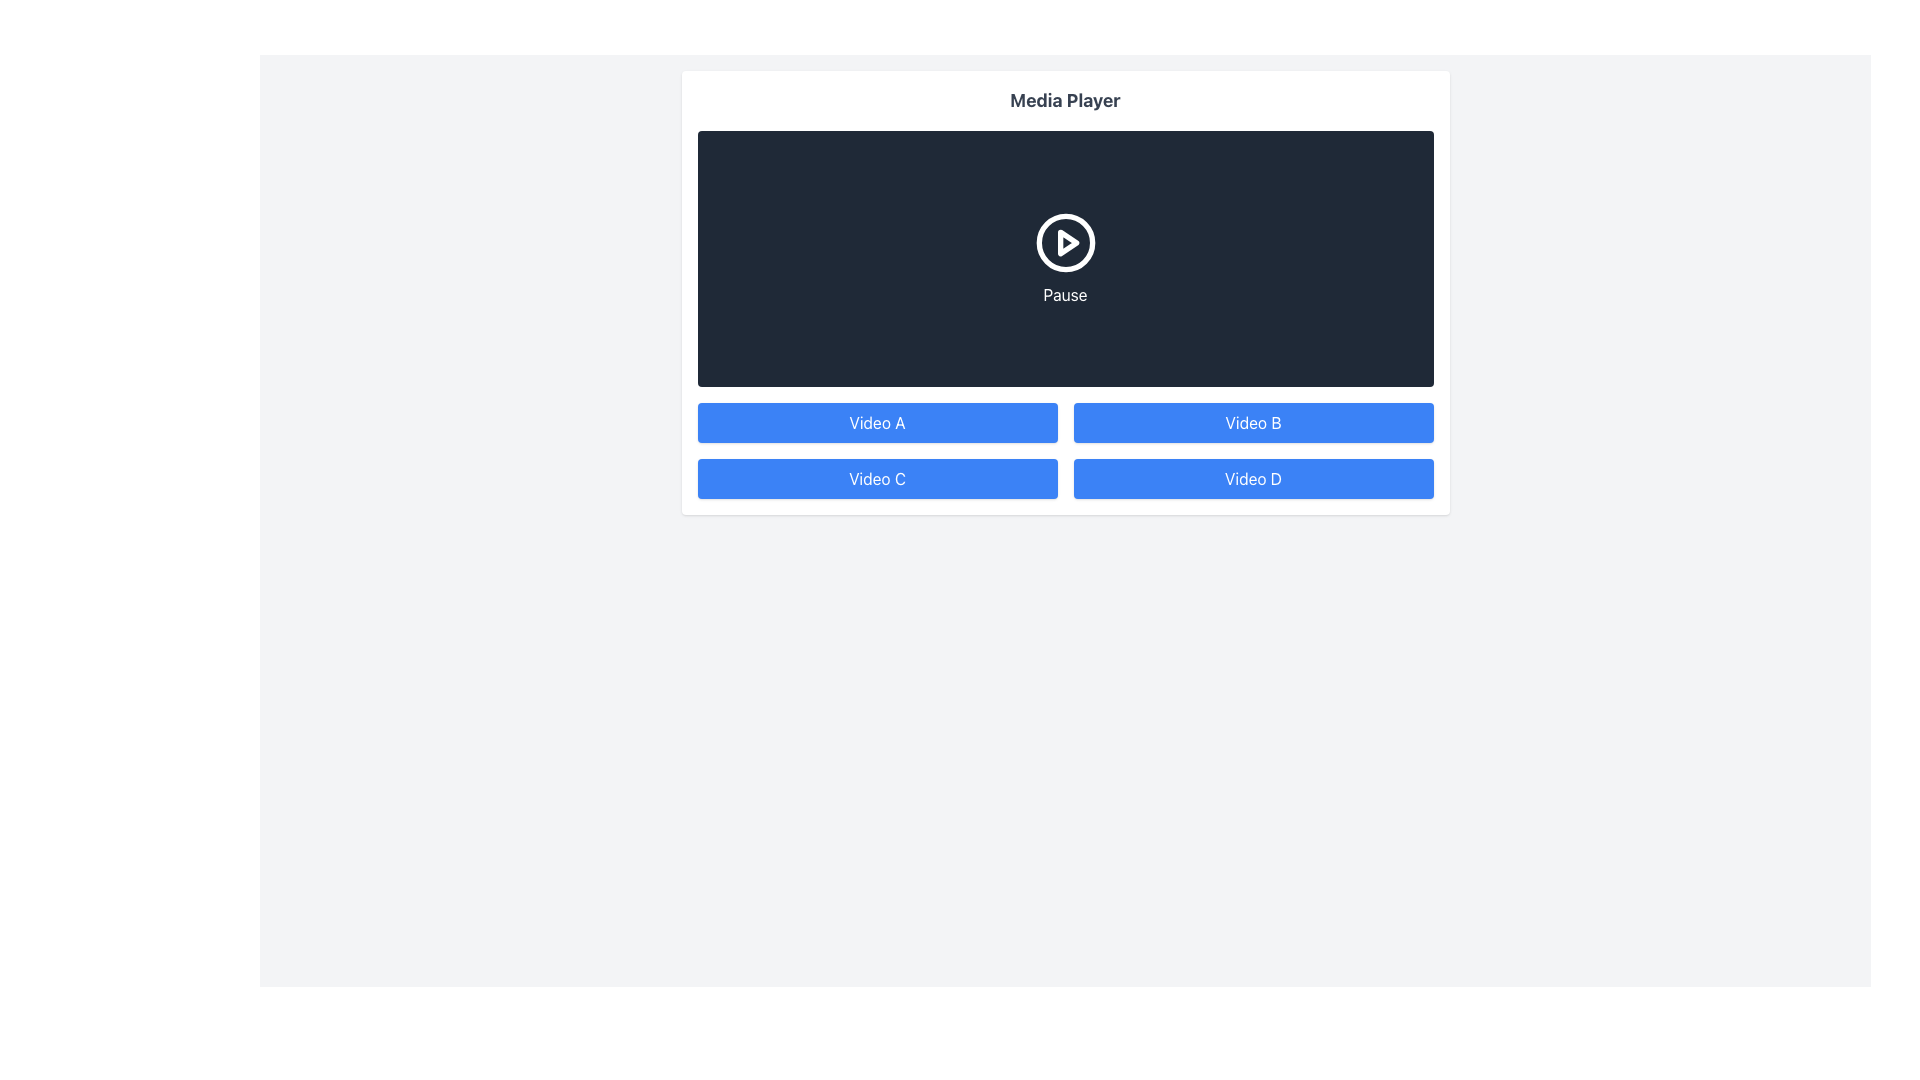 This screenshot has height=1080, width=1920. Describe the element at coordinates (877, 422) in the screenshot. I see `the button labeled 'Video A' located in the top-left quadrant of the interface, which serves` at that location.